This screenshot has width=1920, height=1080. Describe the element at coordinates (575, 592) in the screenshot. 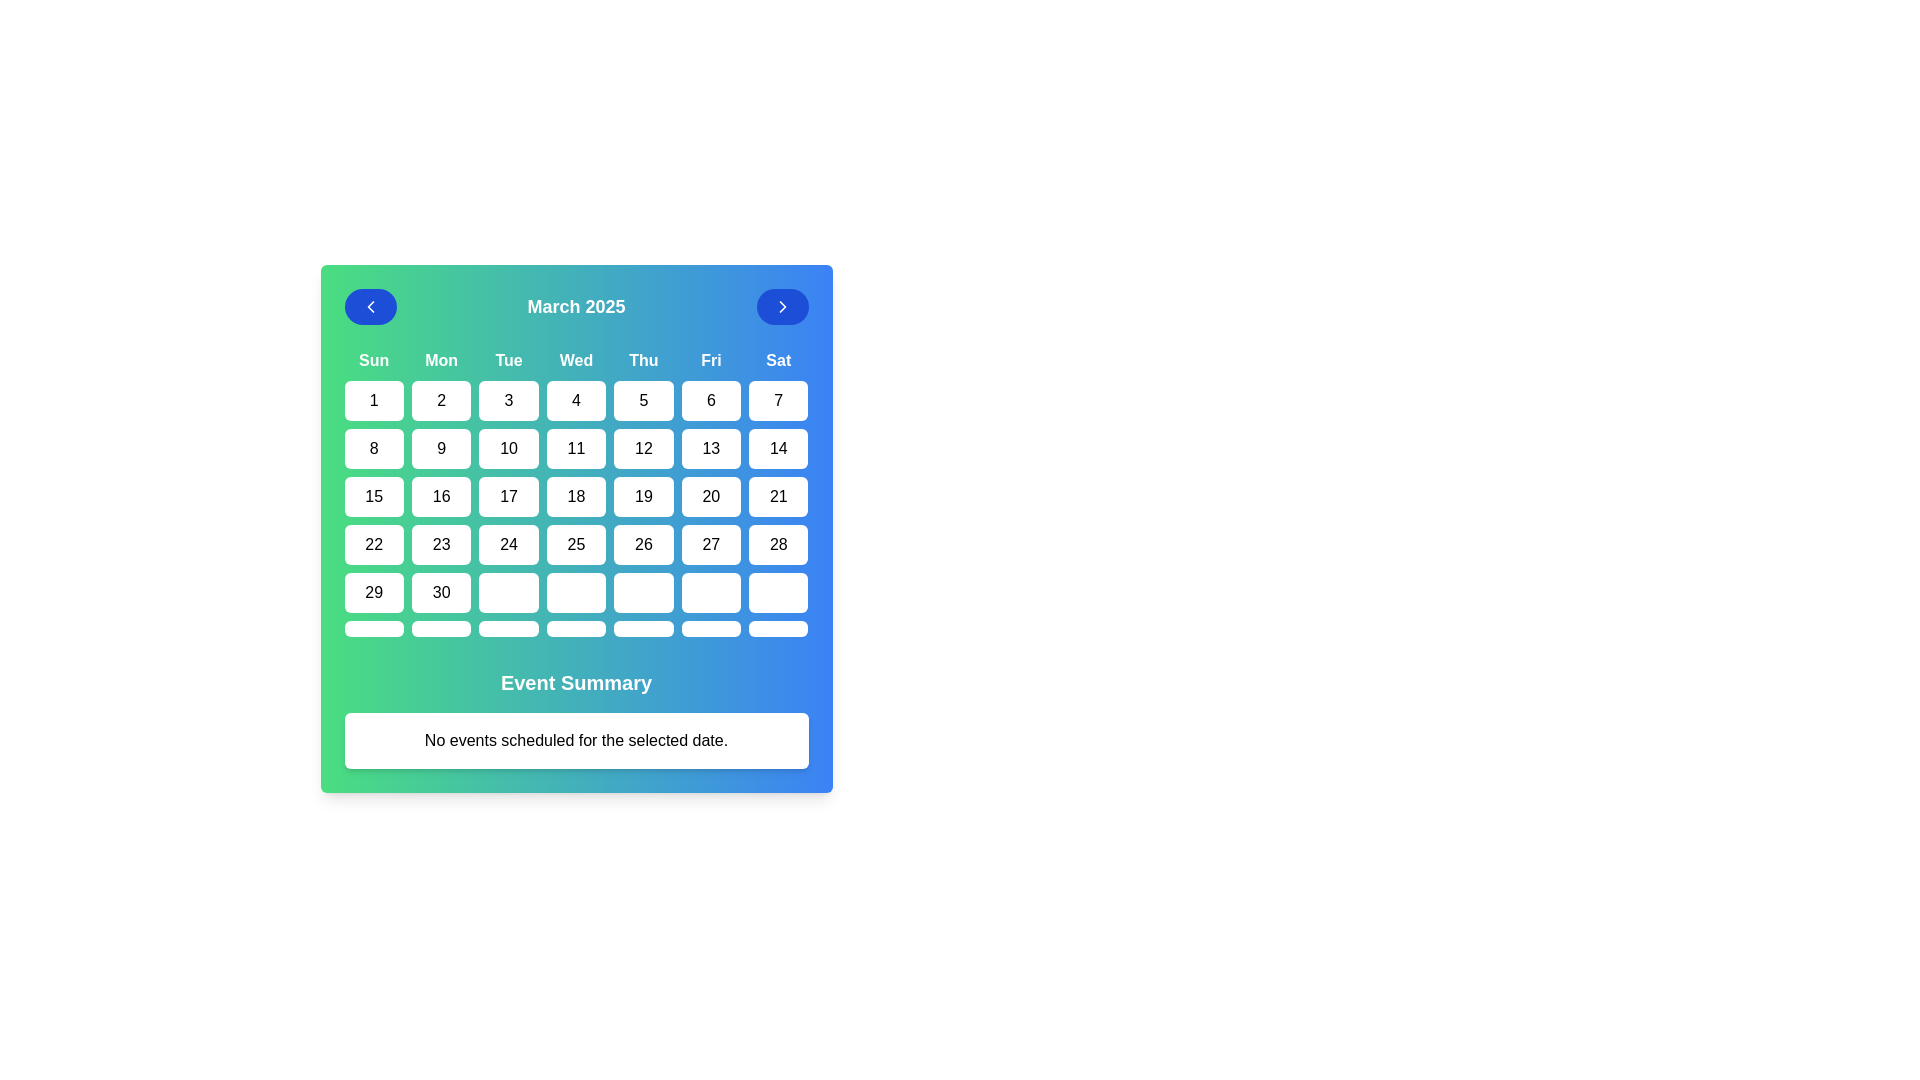

I see `the selectable day button in the calendar interface located in the bottom row and fourth column` at that location.